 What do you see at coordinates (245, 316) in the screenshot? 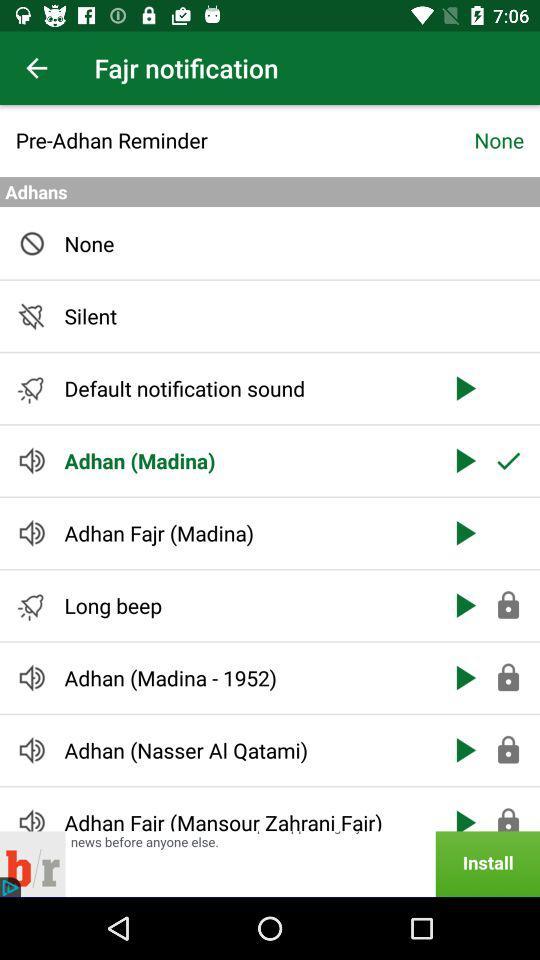
I see `the item above default notification sound` at bounding box center [245, 316].